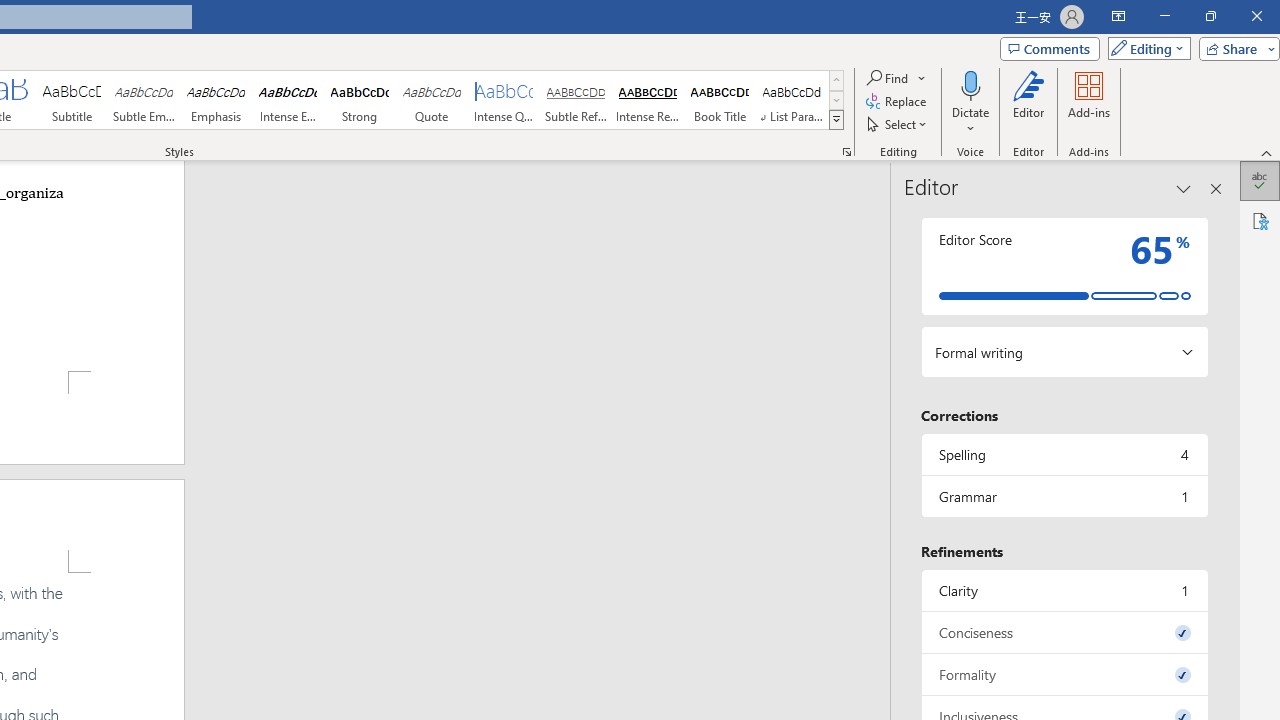 The height and width of the screenshot is (720, 1280). Describe the element at coordinates (647, 100) in the screenshot. I see `'Intense Reference'` at that location.